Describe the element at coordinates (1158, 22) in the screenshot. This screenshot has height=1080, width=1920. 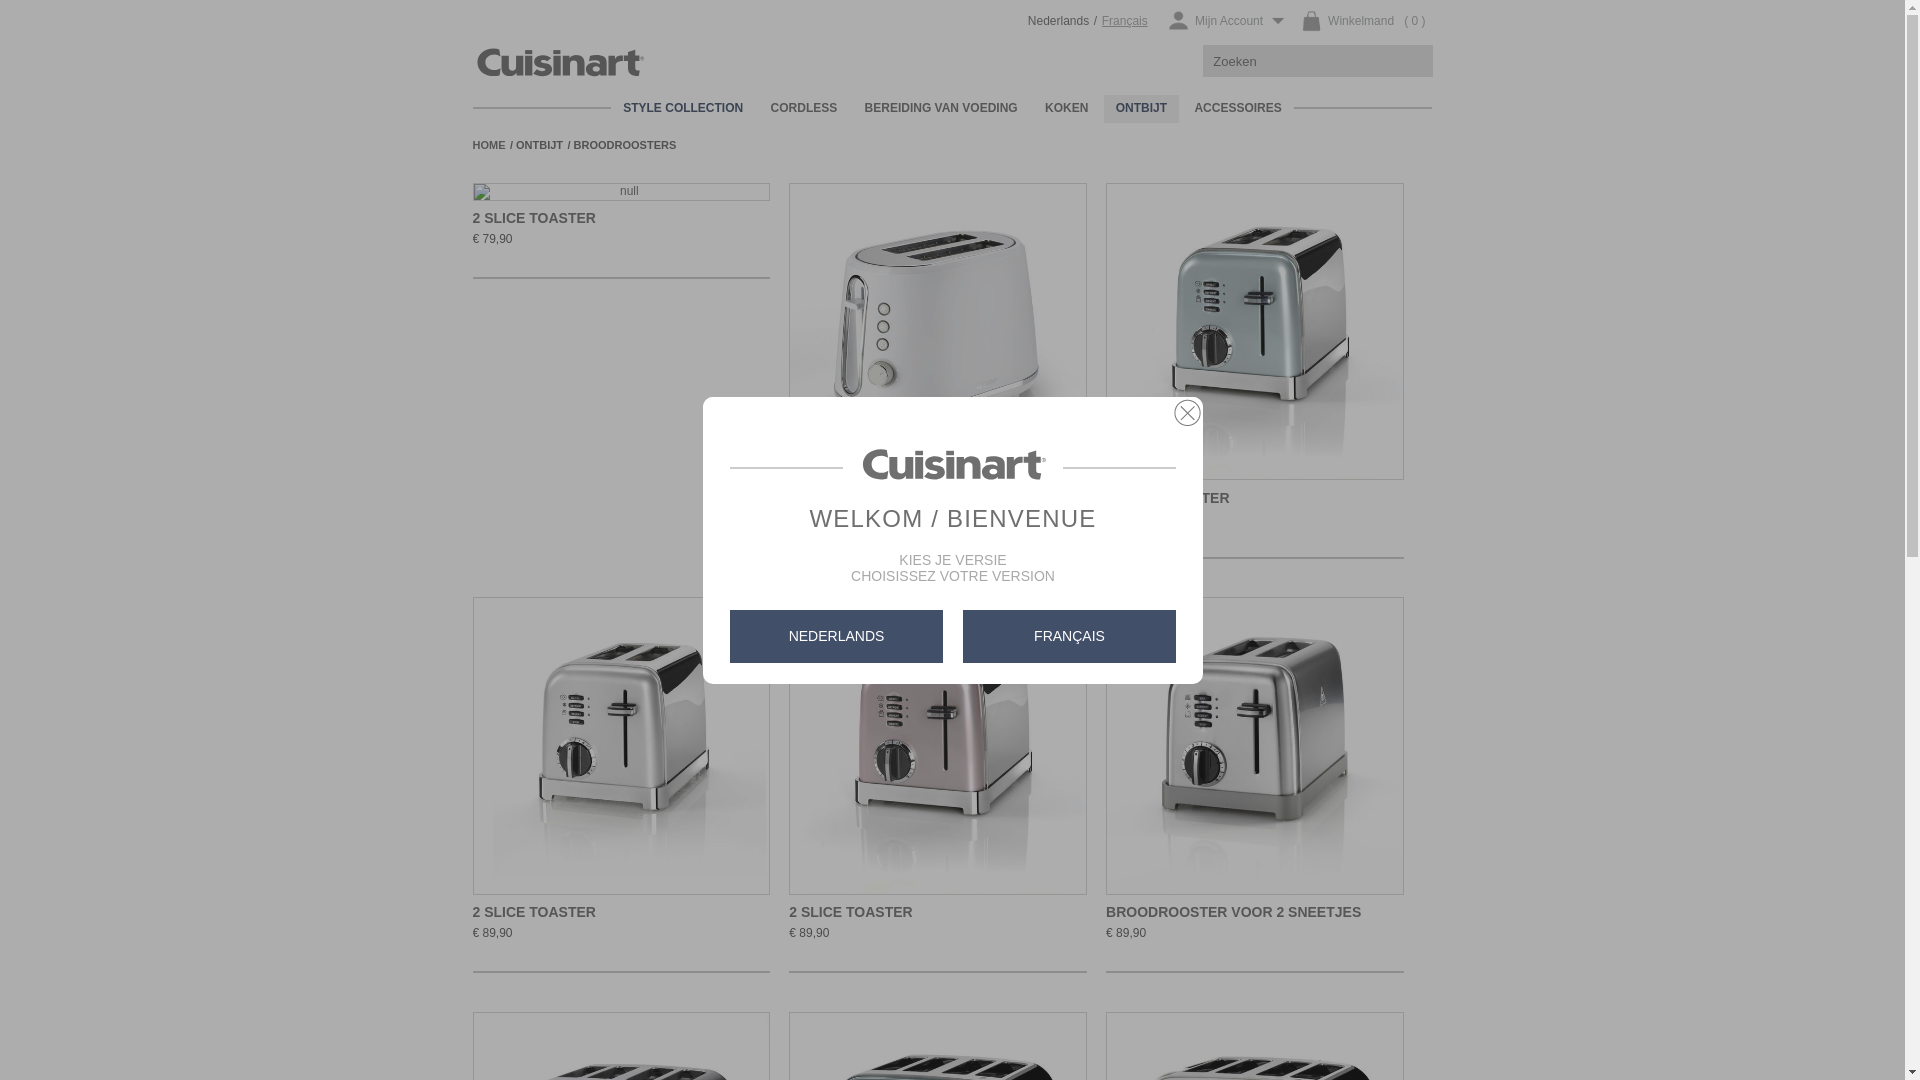
I see `'Mijn Account'` at that location.